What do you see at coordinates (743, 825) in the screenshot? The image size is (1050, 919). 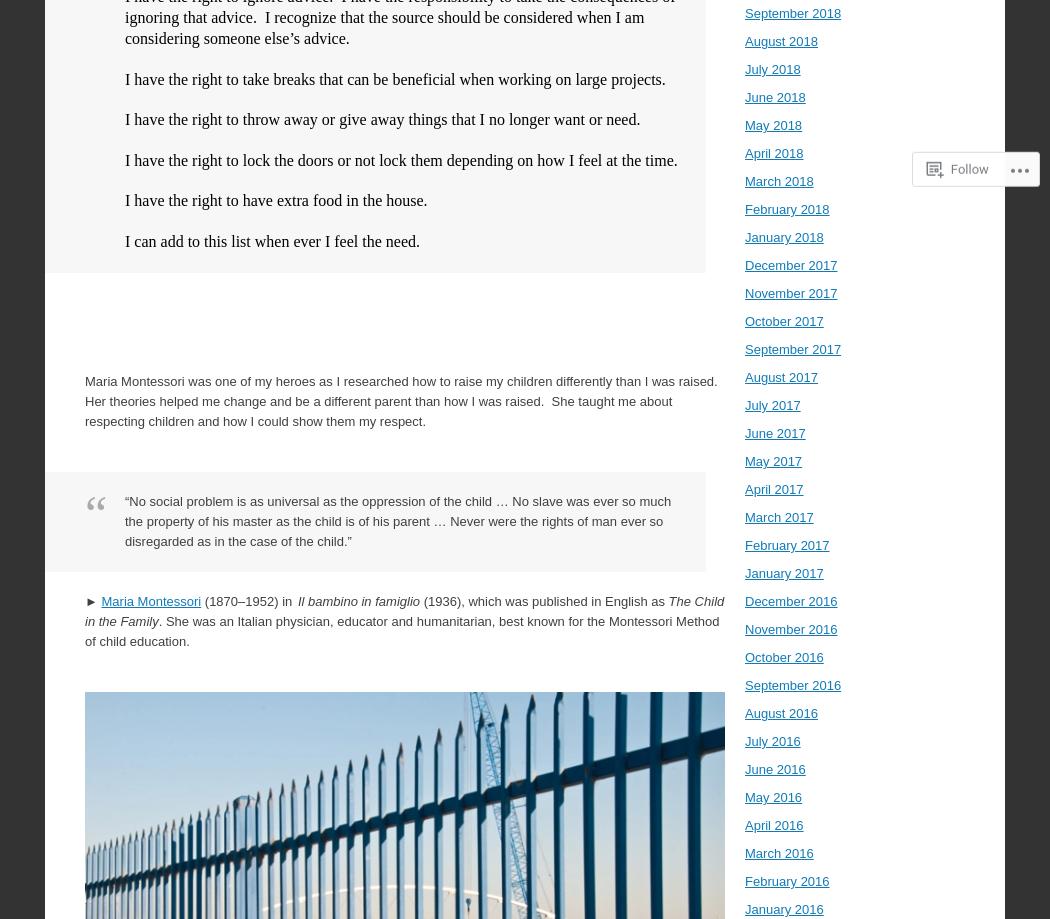 I see `'April 2016'` at bounding box center [743, 825].